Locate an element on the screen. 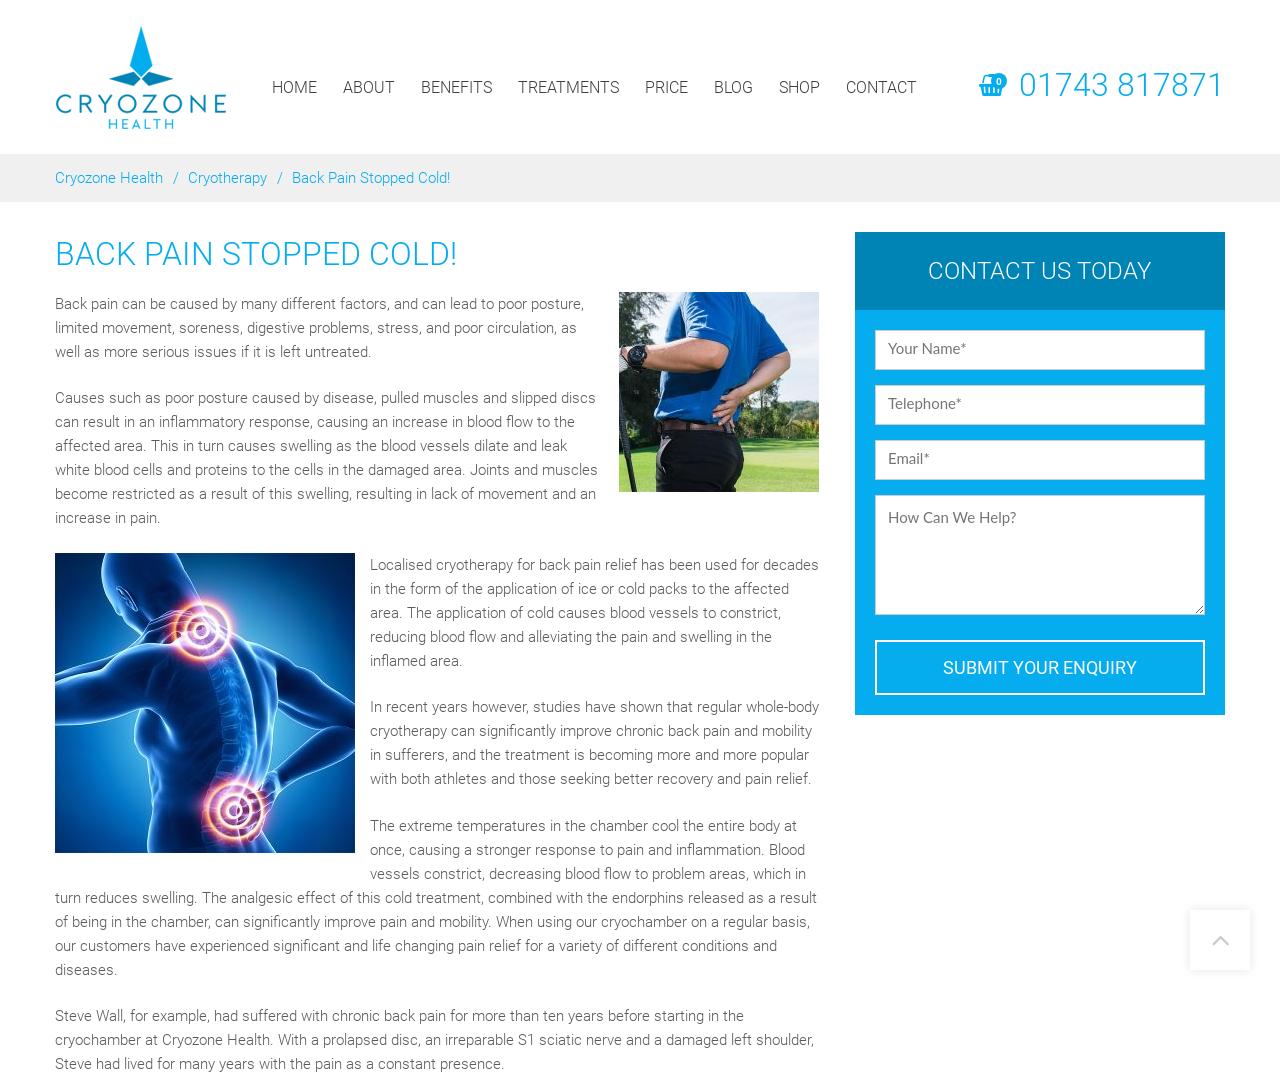  'Recovery Boots' is located at coordinates (583, 216).